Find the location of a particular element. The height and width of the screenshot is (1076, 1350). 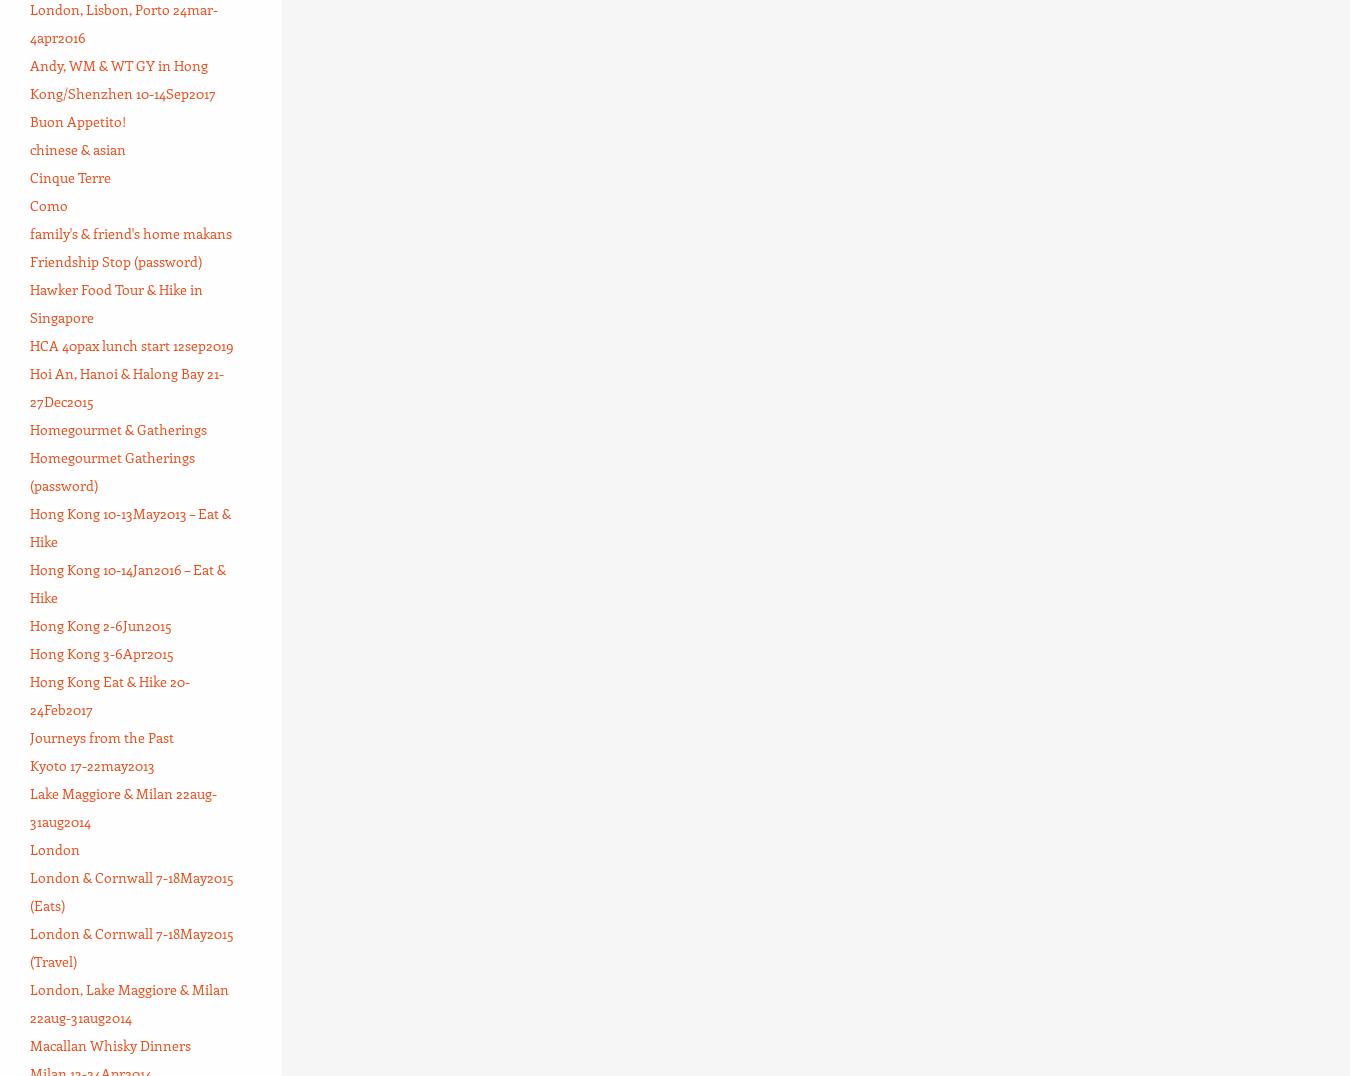

'HCA 40pax lunch start 12sep2019' is located at coordinates (28, 344).